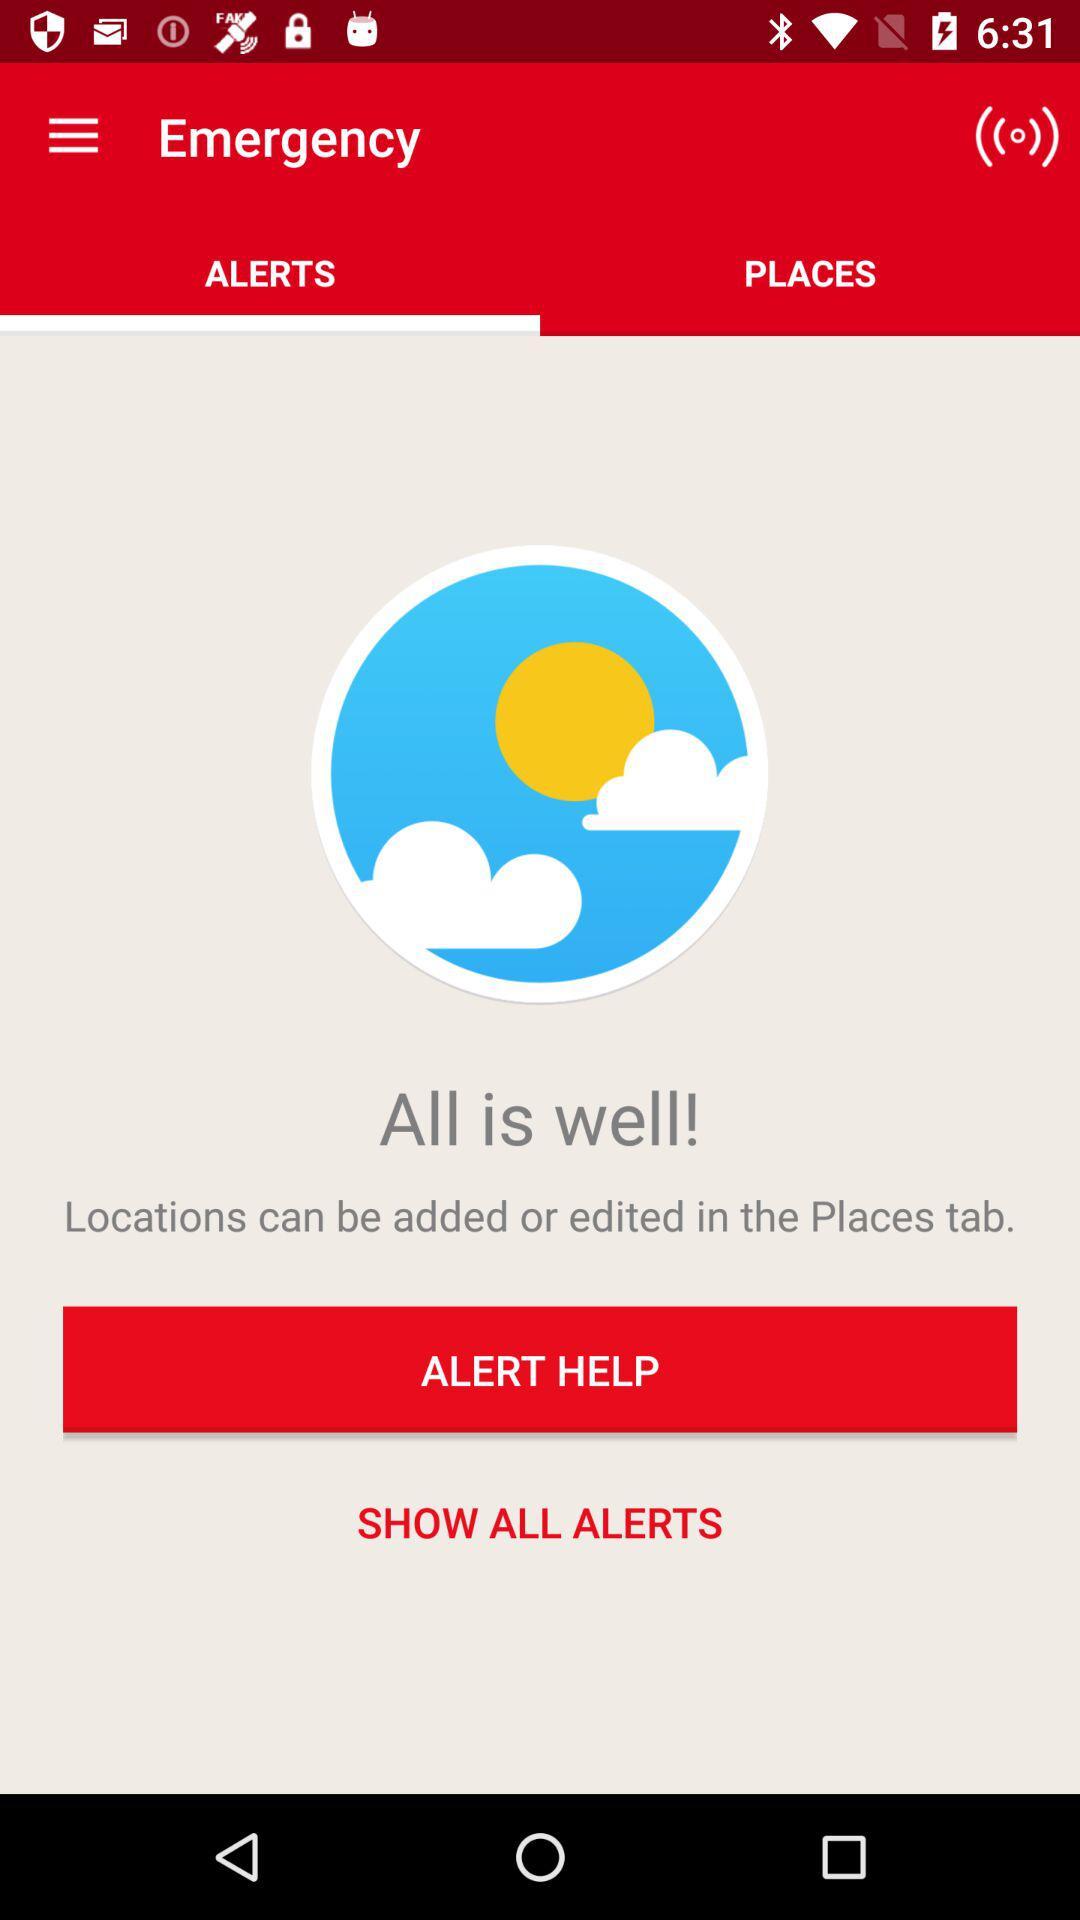 The width and height of the screenshot is (1080, 1920). Describe the element at coordinates (540, 1368) in the screenshot. I see `the alert help` at that location.